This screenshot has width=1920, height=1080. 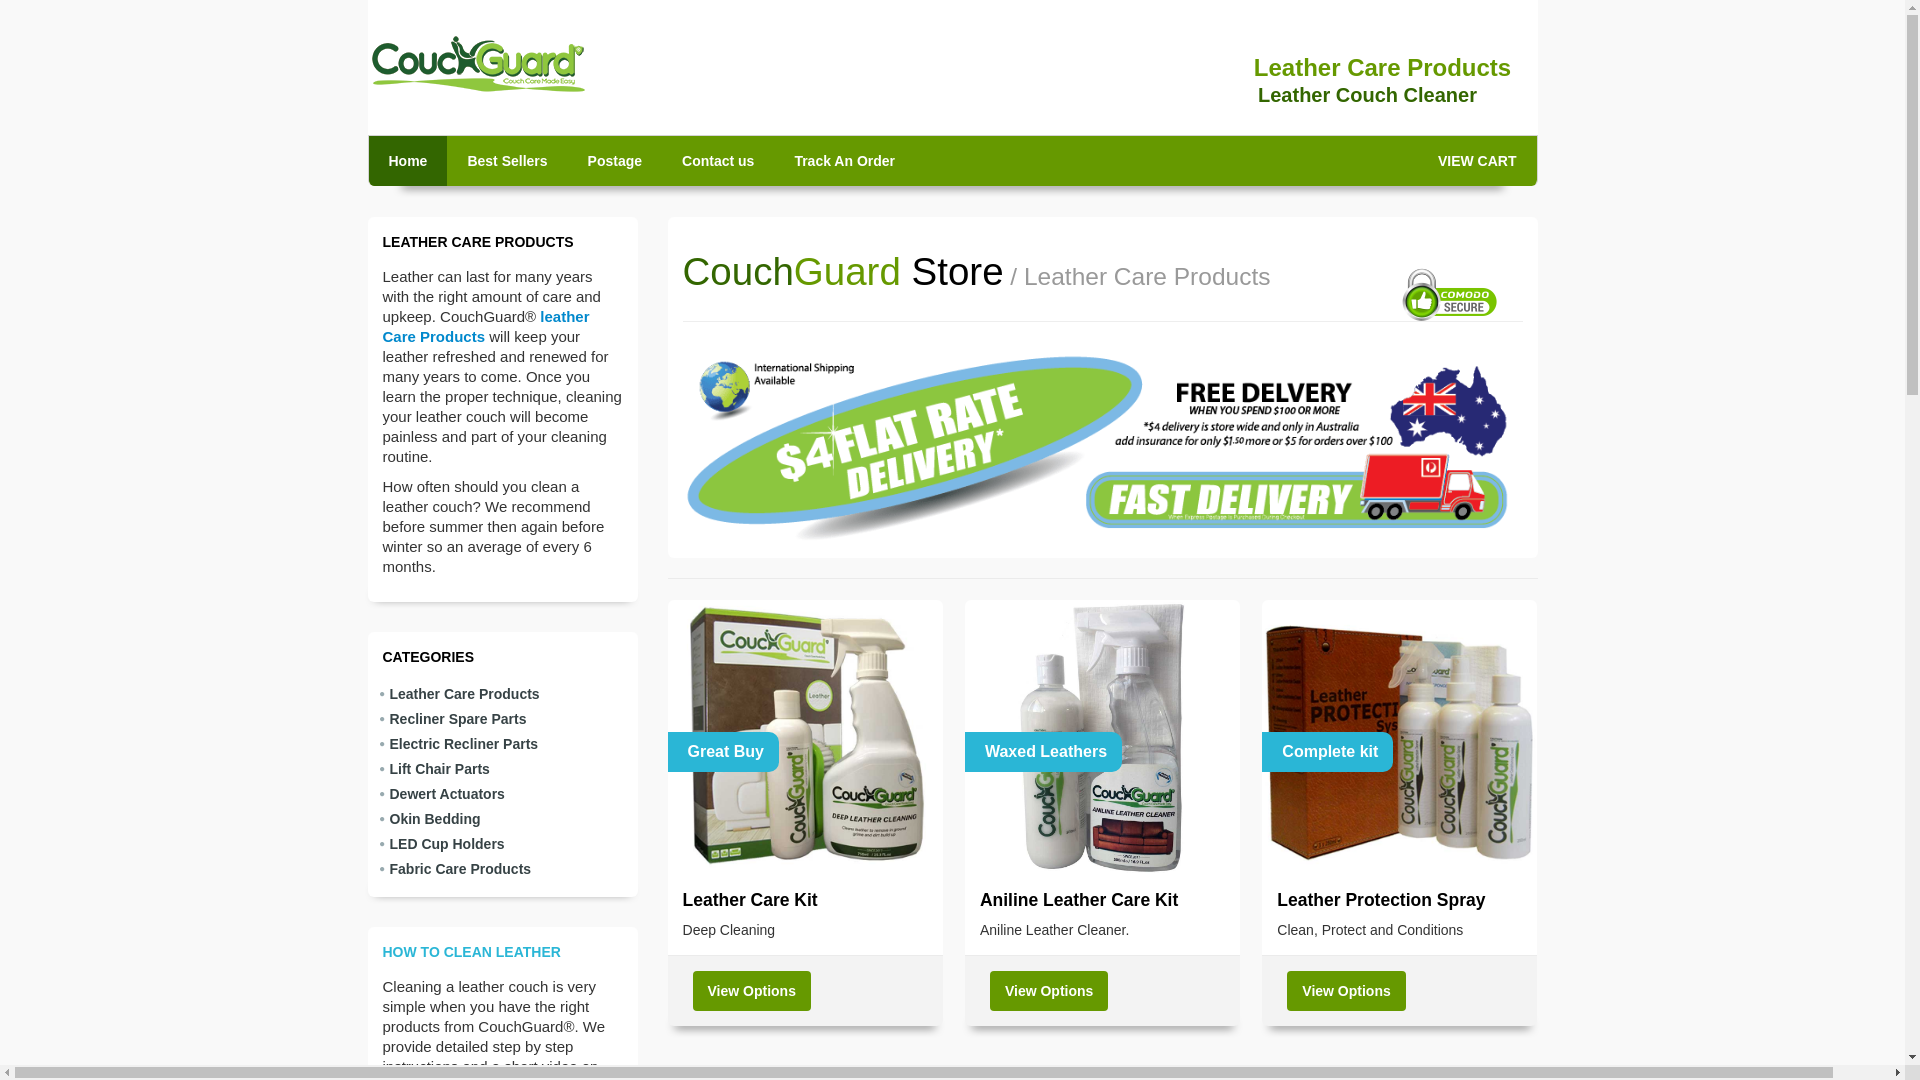 I want to click on 'Track An Order', so click(x=844, y=160).